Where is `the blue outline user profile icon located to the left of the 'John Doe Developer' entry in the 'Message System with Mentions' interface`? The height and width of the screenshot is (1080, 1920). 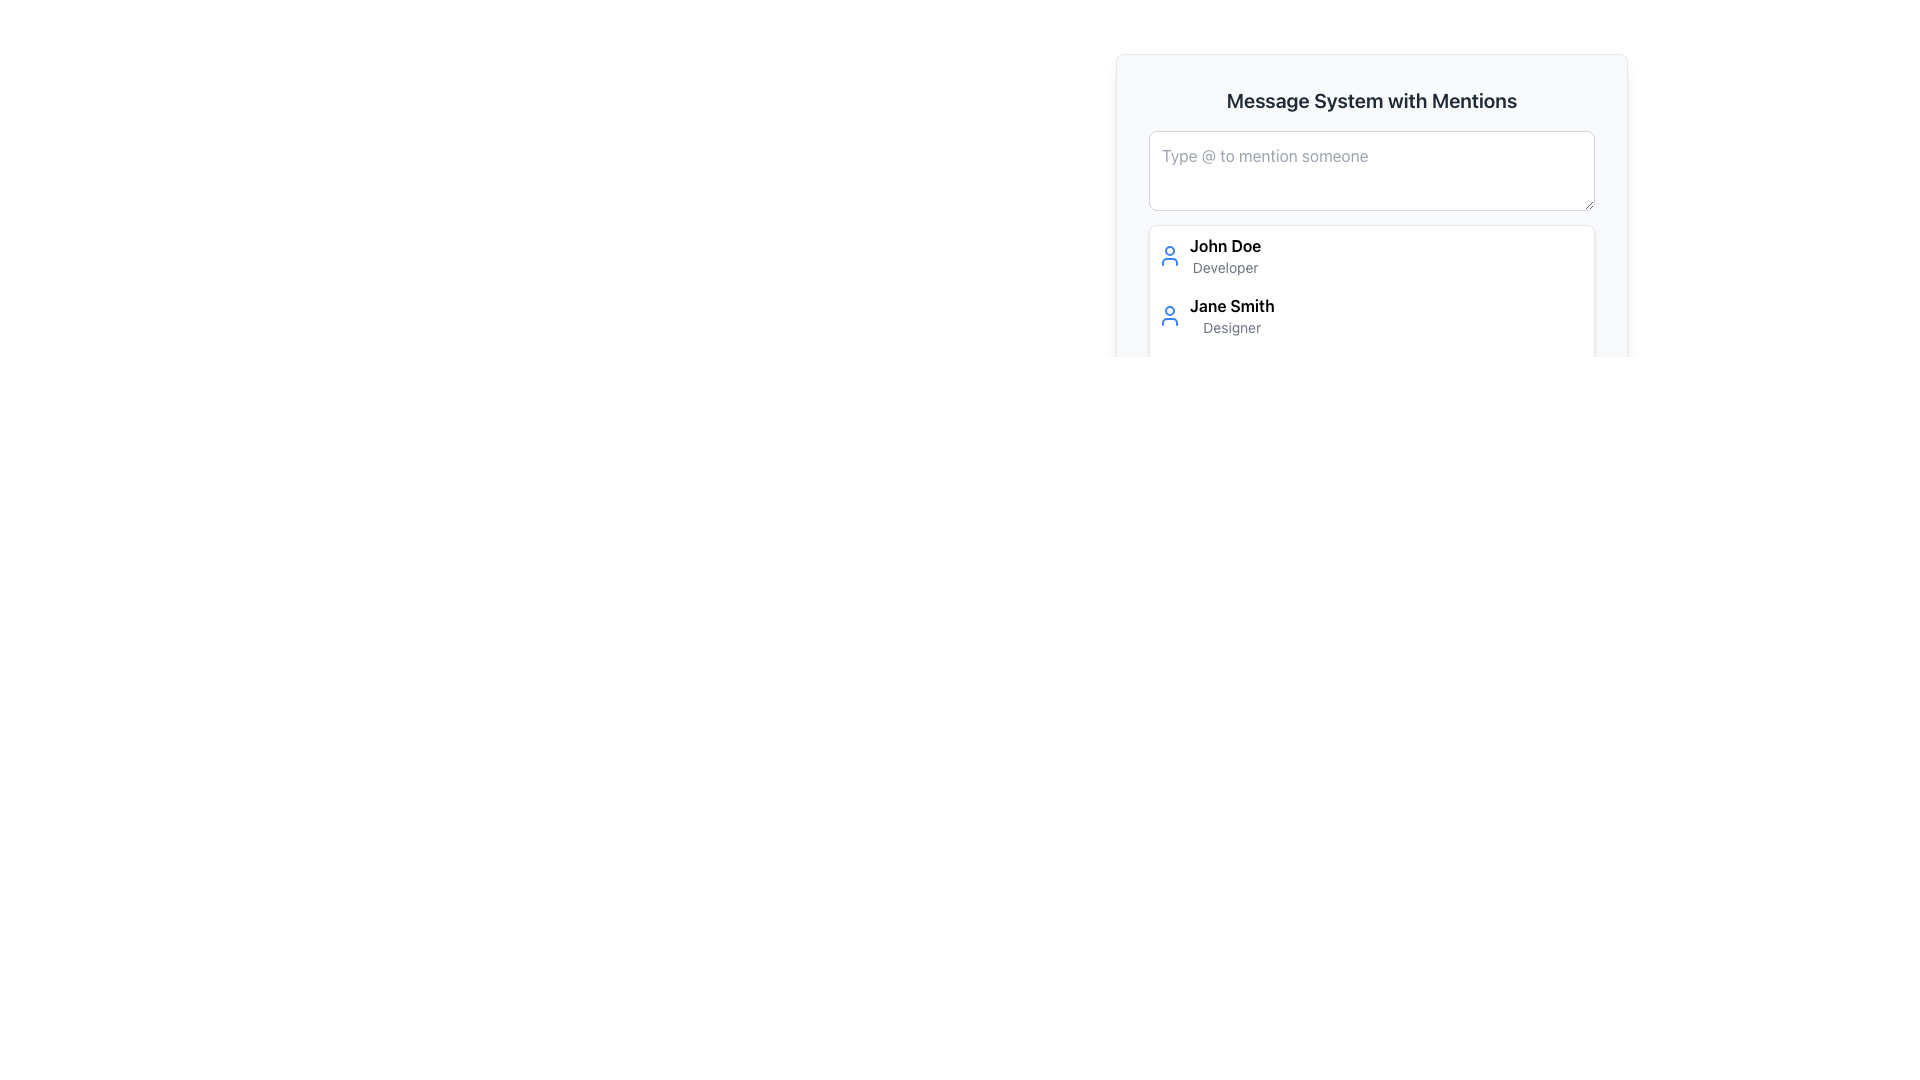 the blue outline user profile icon located to the left of the 'John Doe Developer' entry in the 'Message System with Mentions' interface is located at coordinates (1170, 254).